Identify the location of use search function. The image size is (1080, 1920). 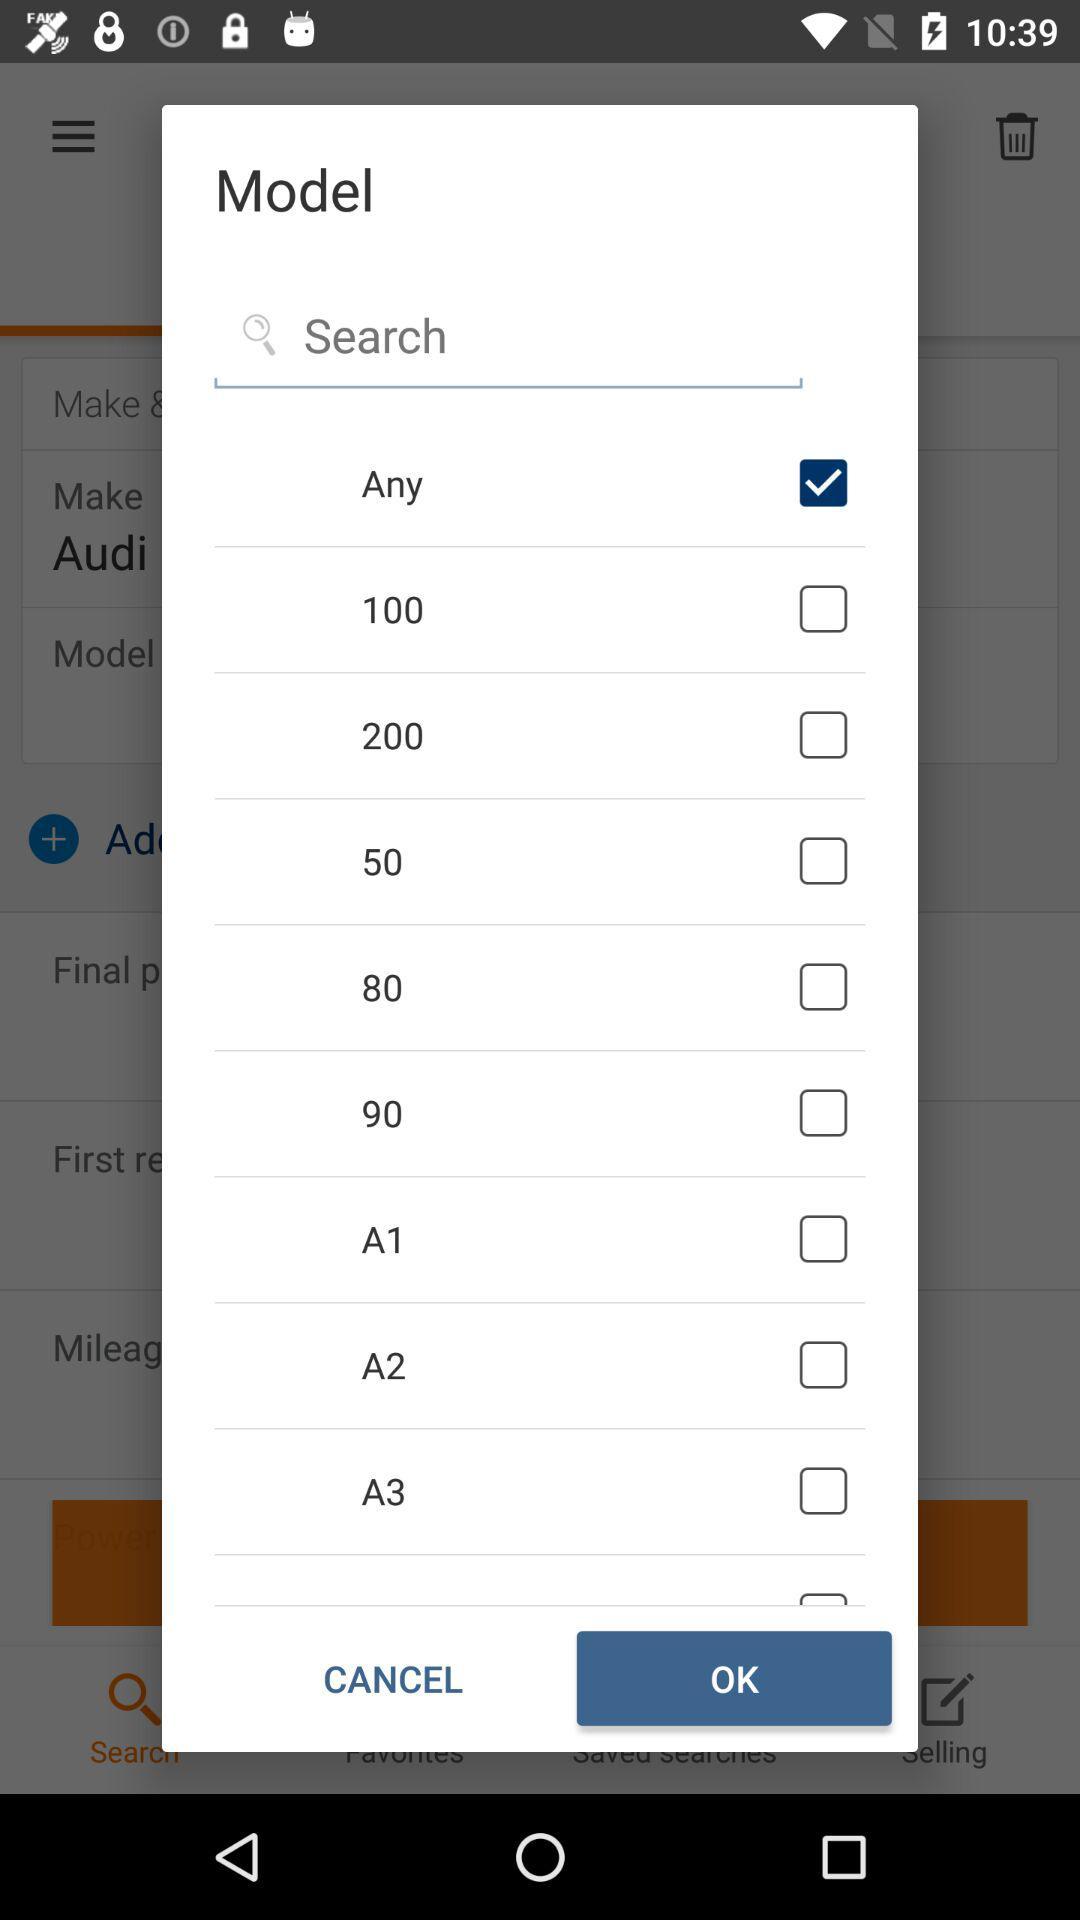
(507, 336).